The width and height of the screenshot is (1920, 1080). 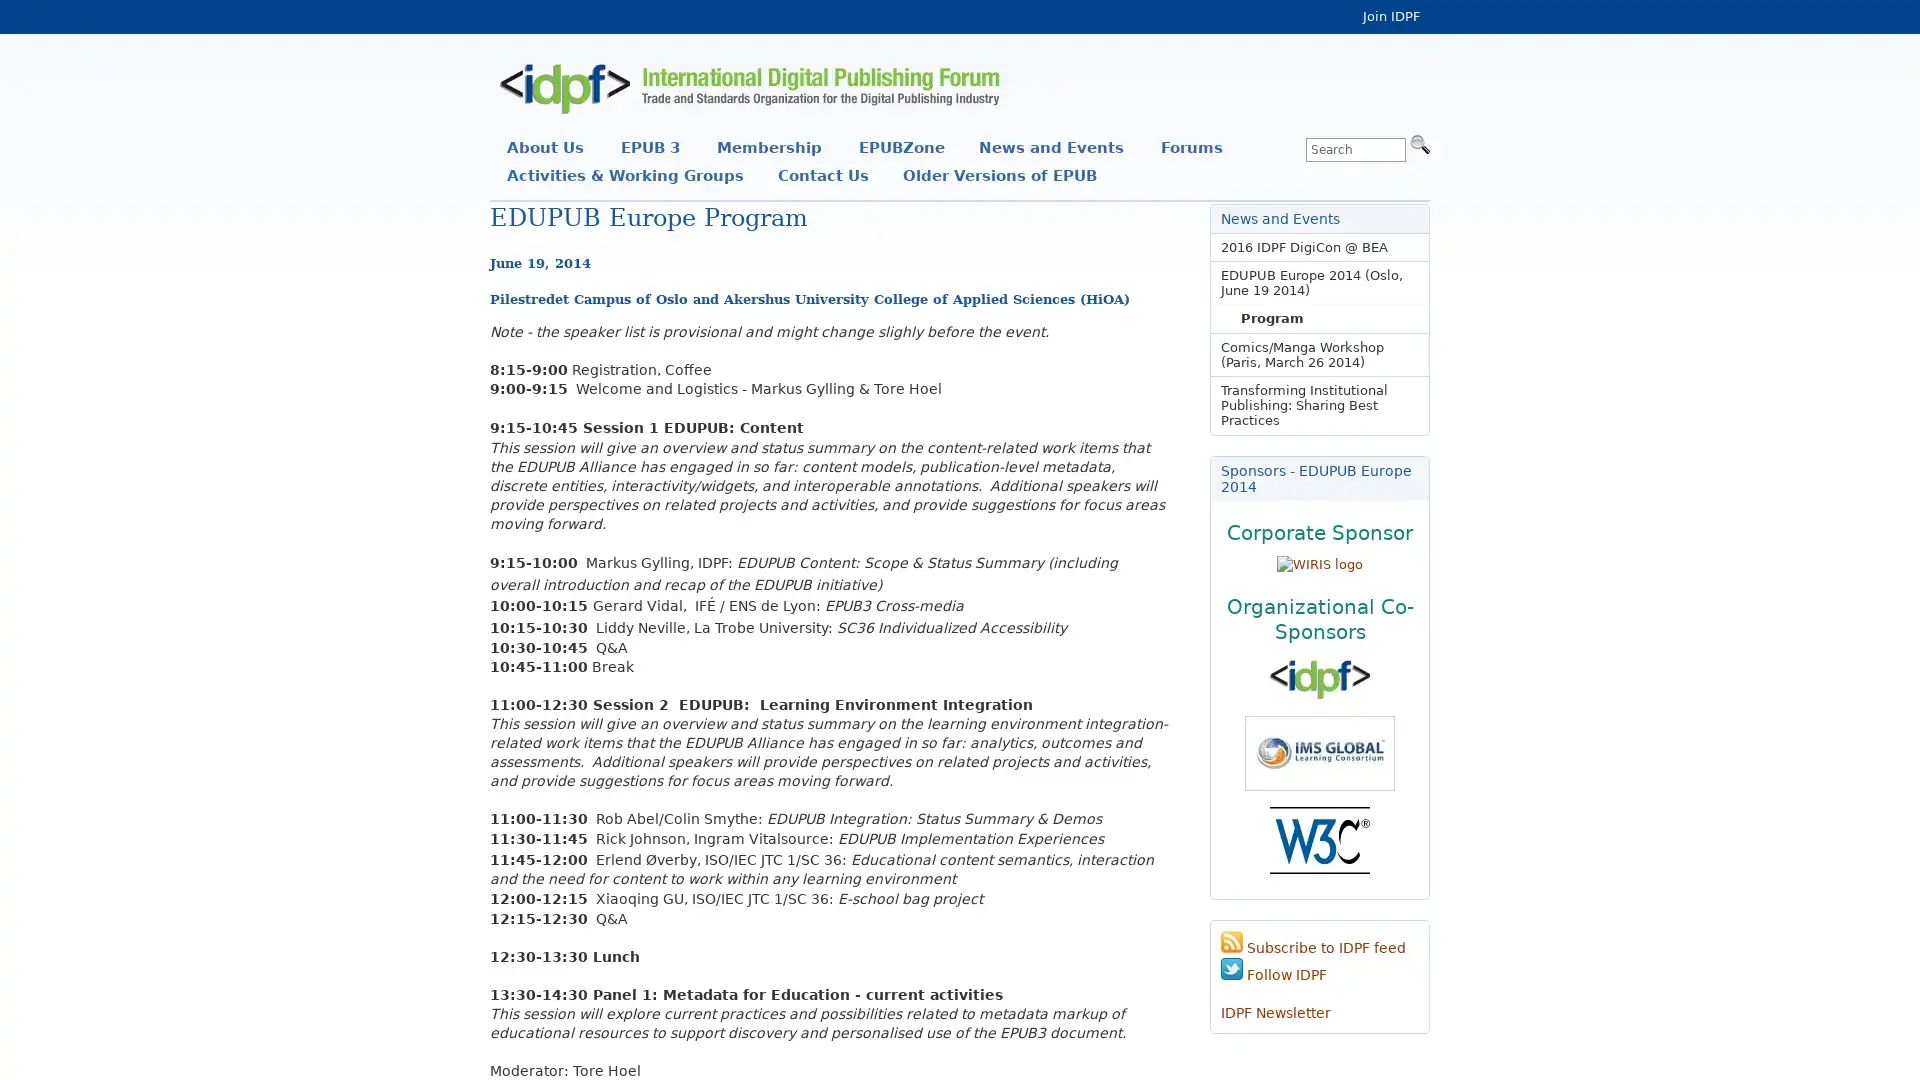 What do you see at coordinates (1419, 142) in the screenshot?
I see `Go` at bounding box center [1419, 142].